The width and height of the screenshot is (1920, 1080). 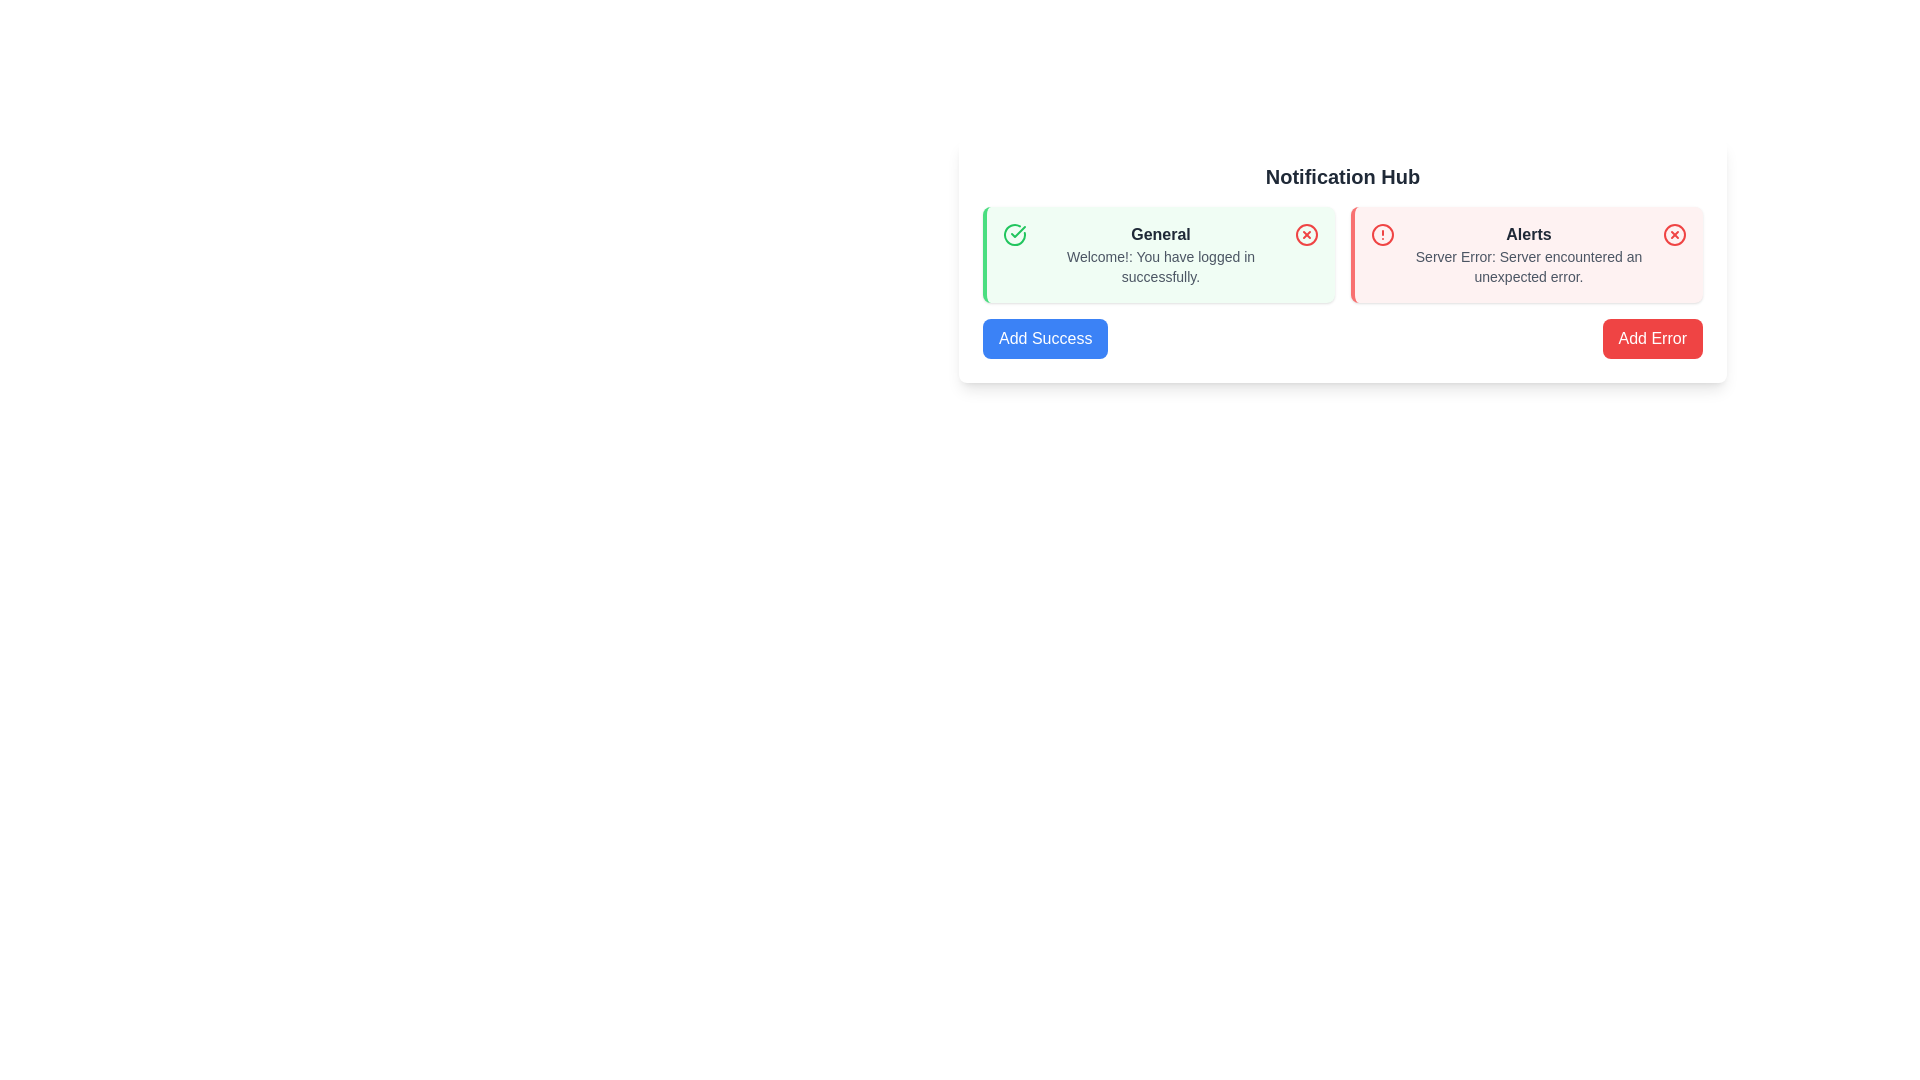 What do you see at coordinates (1044, 338) in the screenshot?
I see `the action button located at the bottom-left corner of the 'Notification Hub' section` at bounding box center [1044, 338].